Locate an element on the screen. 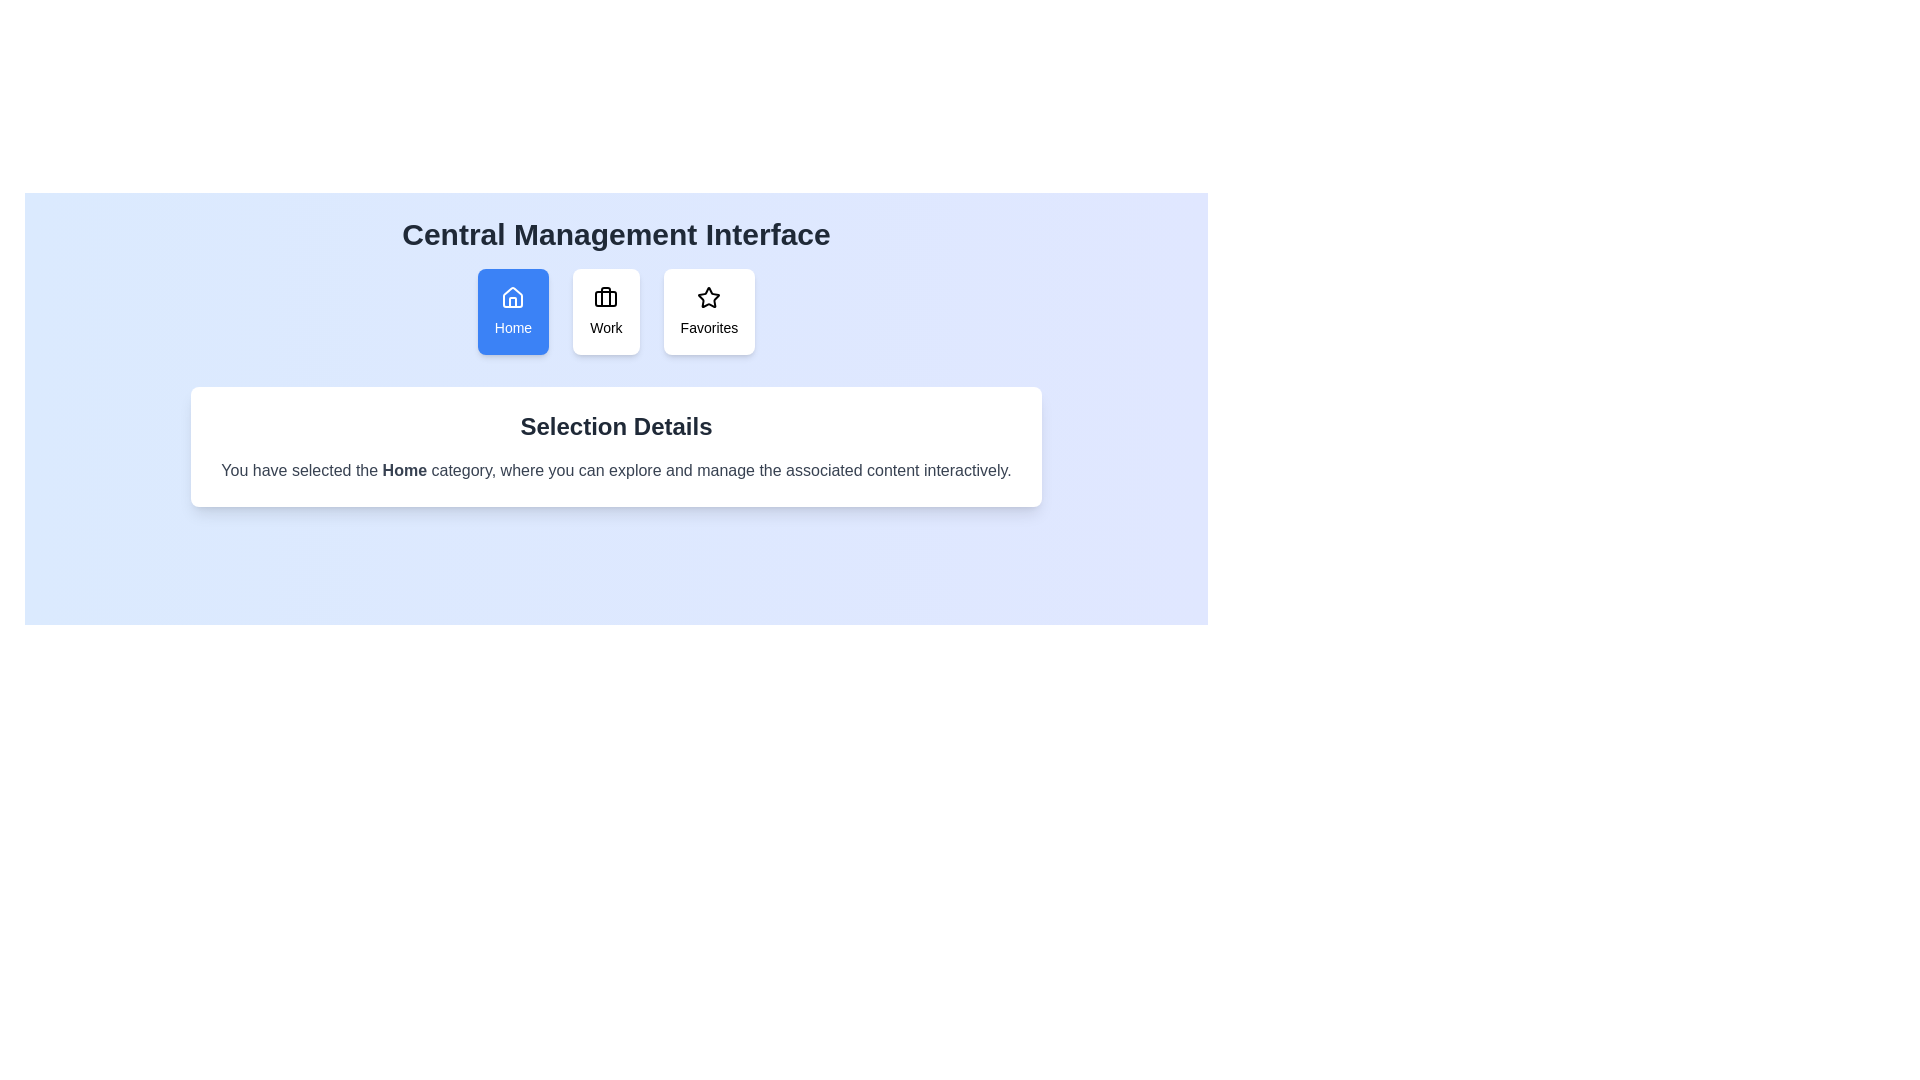 The width and height of the screenshot is (1920, 1080). the vertical structure element within the house icon, which is part of the blue 'Home' button is located at coordinates (513, 302).